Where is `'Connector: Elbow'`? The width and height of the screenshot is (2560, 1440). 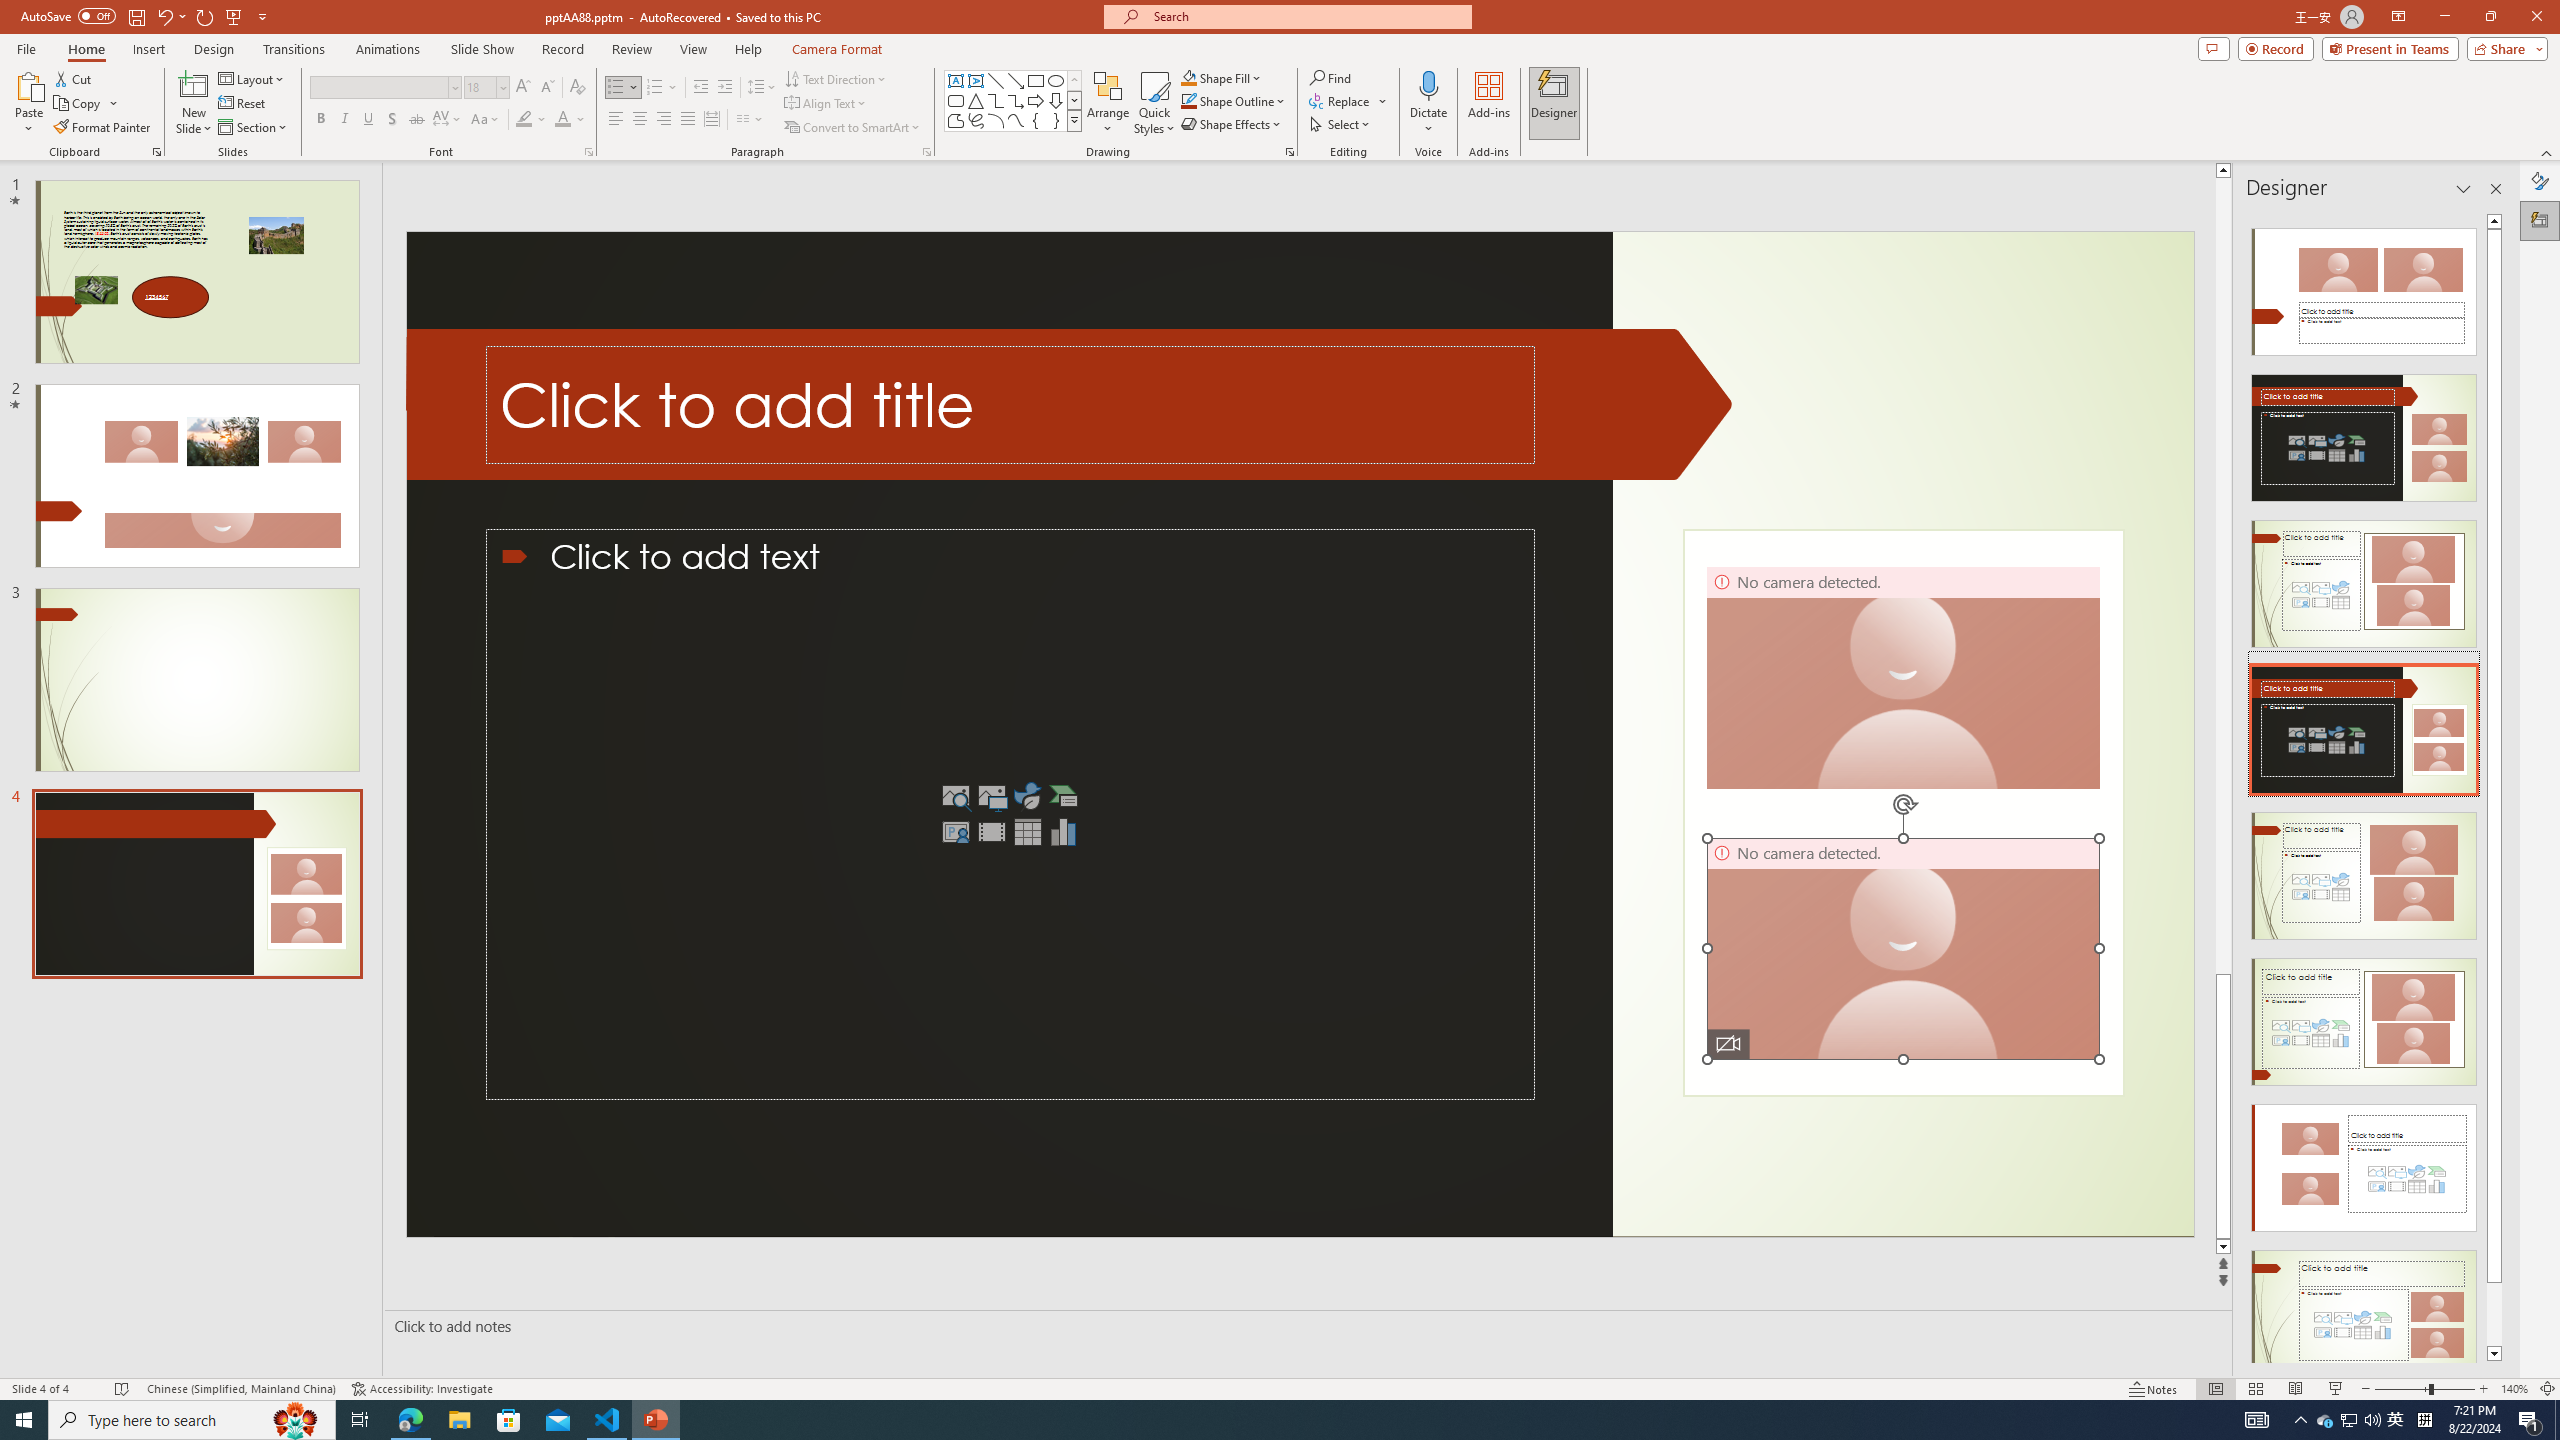 'Connector: Elbow' is located at coordinates (994, 99).